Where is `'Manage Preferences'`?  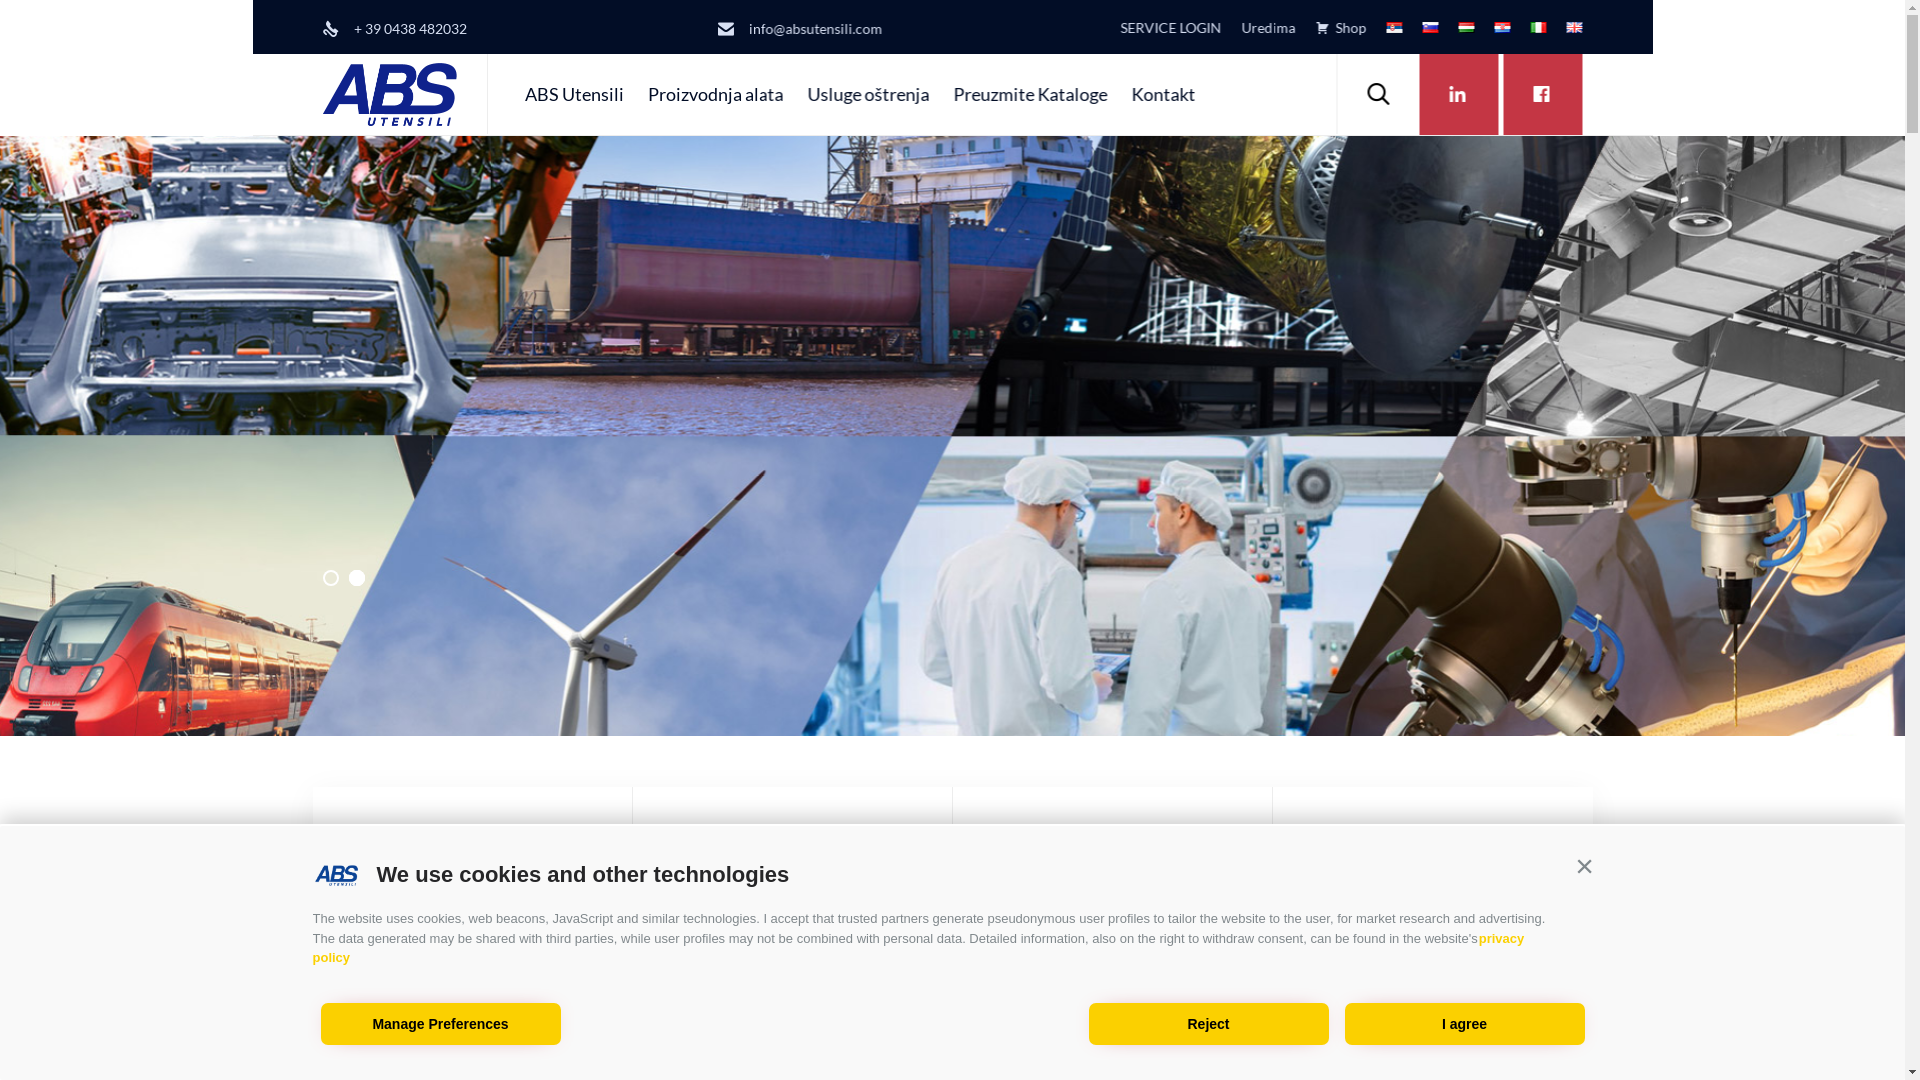 'Manage Preferences' is located at coordinates (439, 1023).